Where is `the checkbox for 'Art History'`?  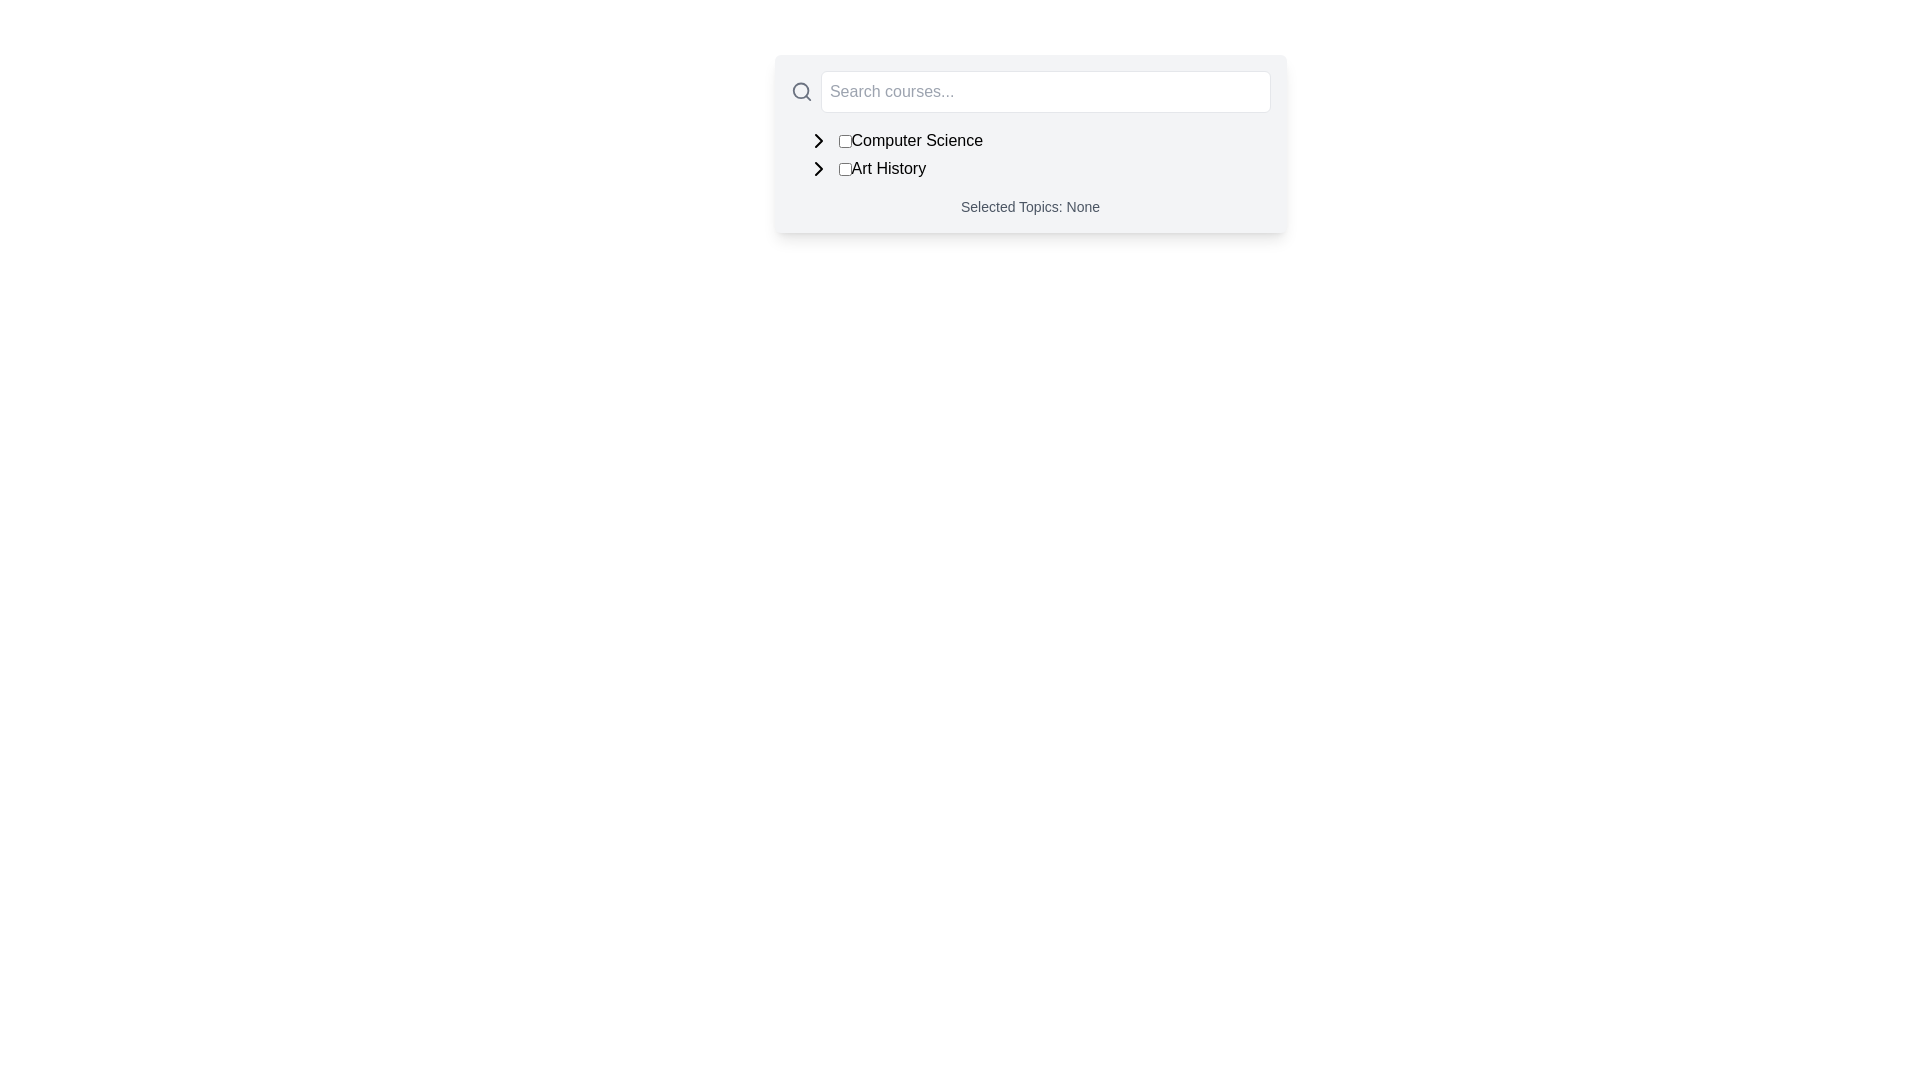
the checkbox for 'Art History' is located at coordinates (844, 168).